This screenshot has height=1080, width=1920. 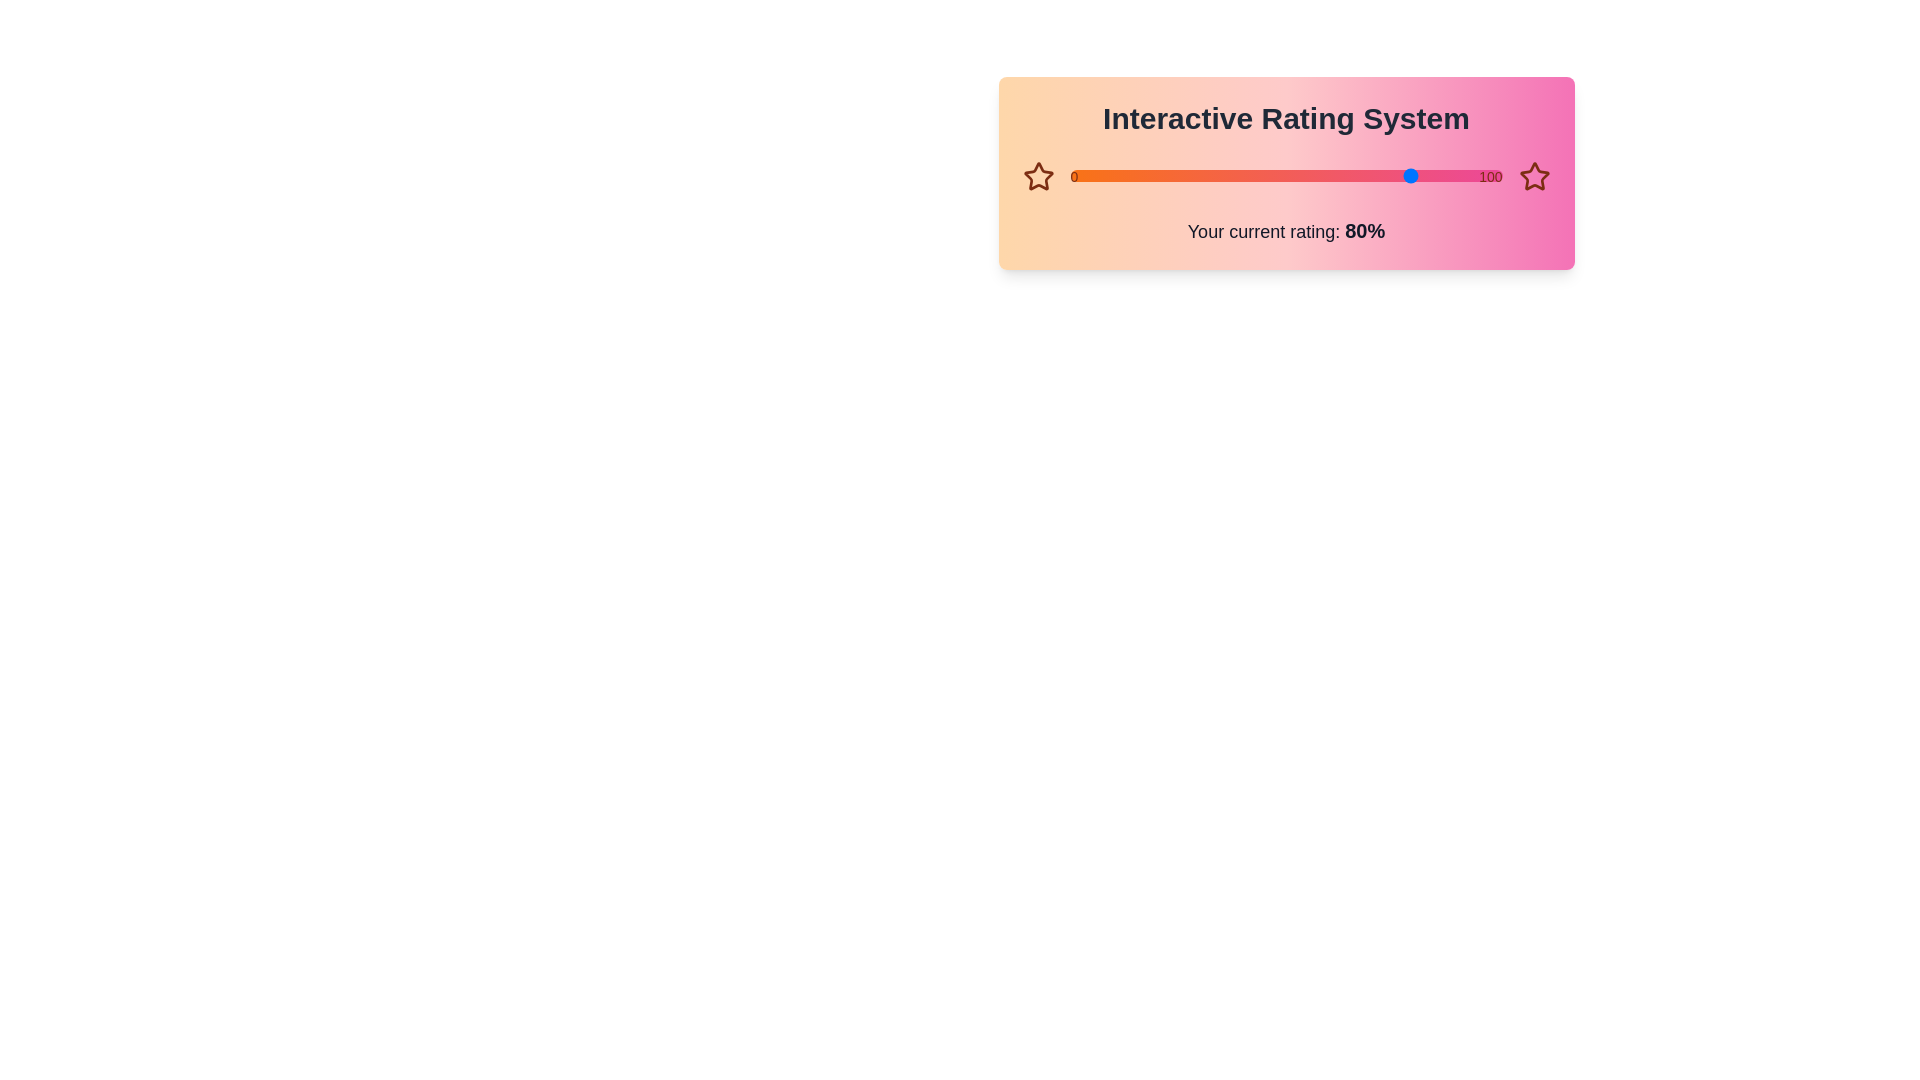 I want to click on the slider track to set the rating to 26%, so click(x=1182, y=175).